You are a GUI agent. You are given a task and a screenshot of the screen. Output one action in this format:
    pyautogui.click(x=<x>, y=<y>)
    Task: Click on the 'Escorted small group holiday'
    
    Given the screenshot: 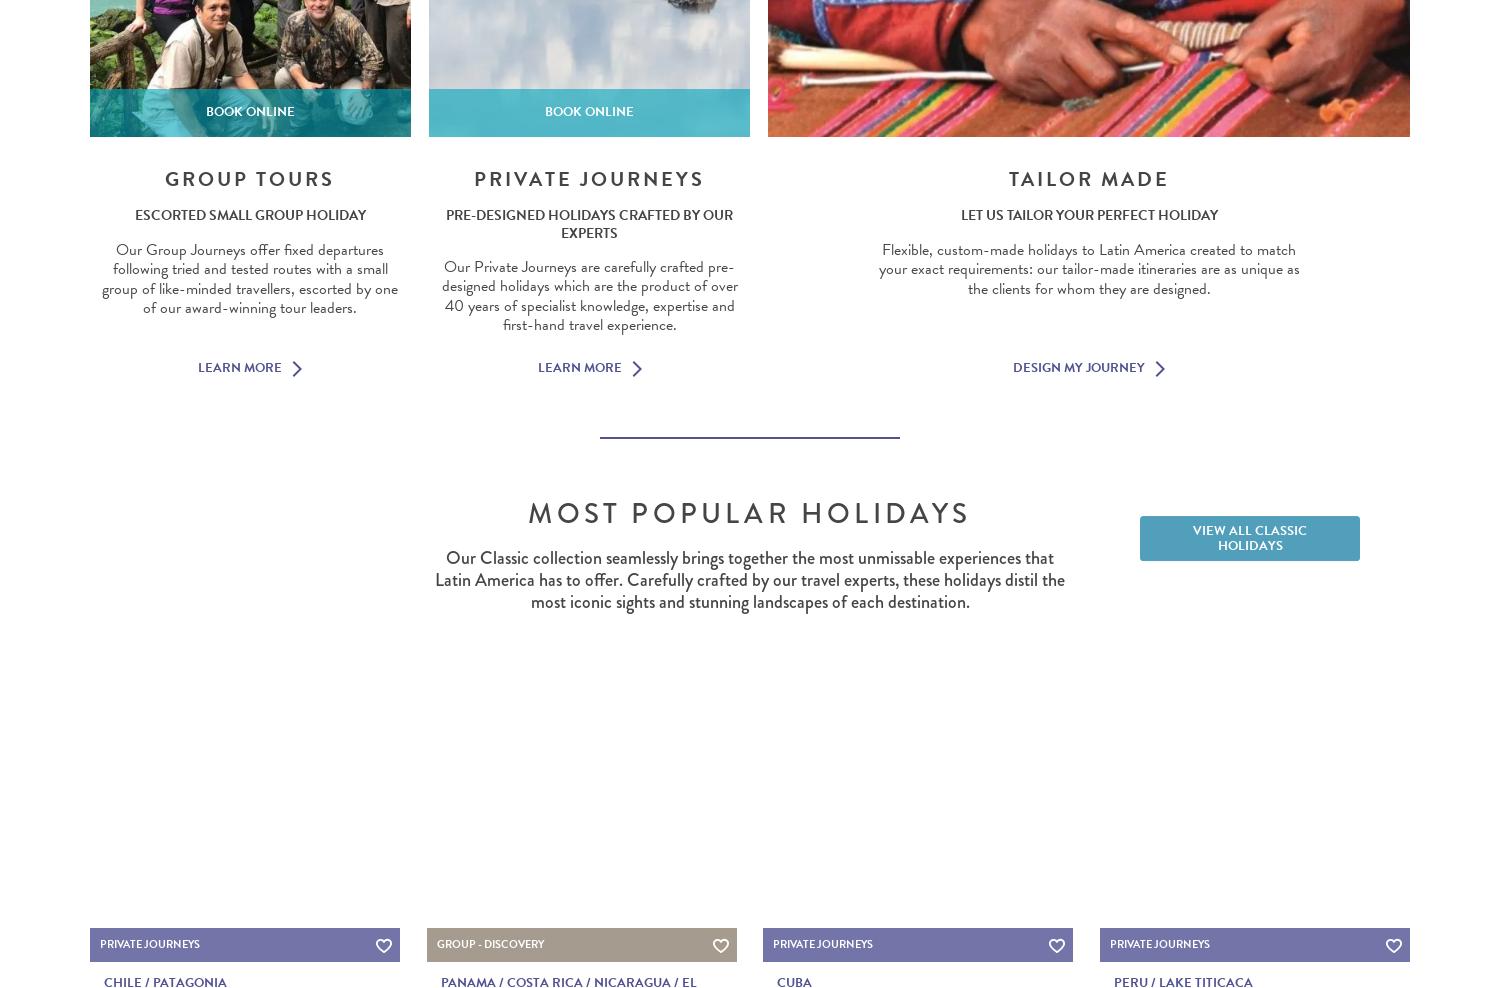 What is the action you would take?
    pyautogui.click(x=248, y=215)
    